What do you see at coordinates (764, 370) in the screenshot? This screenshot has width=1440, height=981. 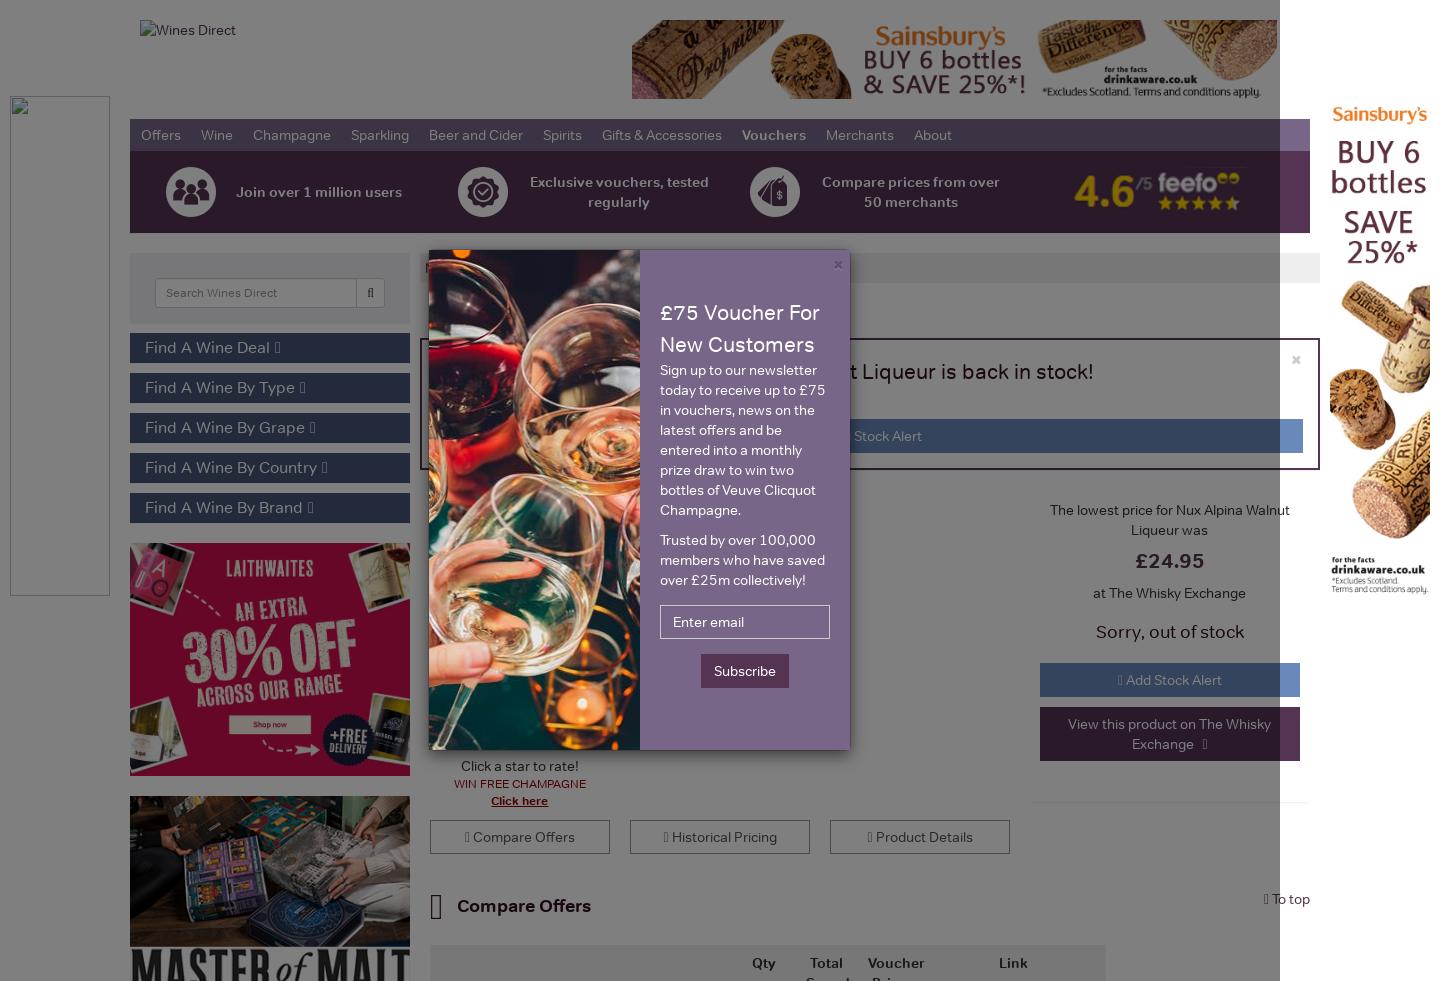 I see `'Be the first to know when Nux Alpina Walnut Liqueur is back in stock!'` at bounding box center [764, 370].